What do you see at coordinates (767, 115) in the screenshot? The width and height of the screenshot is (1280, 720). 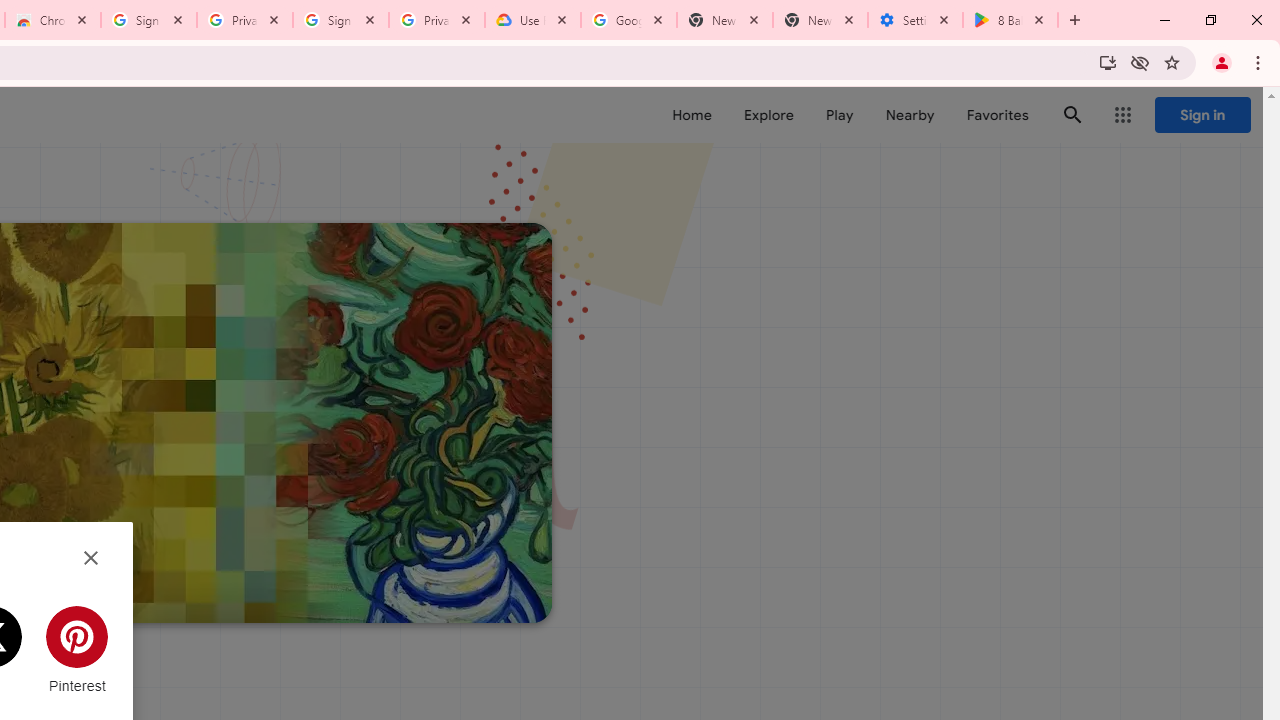 I see `'Explore'` at bounding box center [767, 115].